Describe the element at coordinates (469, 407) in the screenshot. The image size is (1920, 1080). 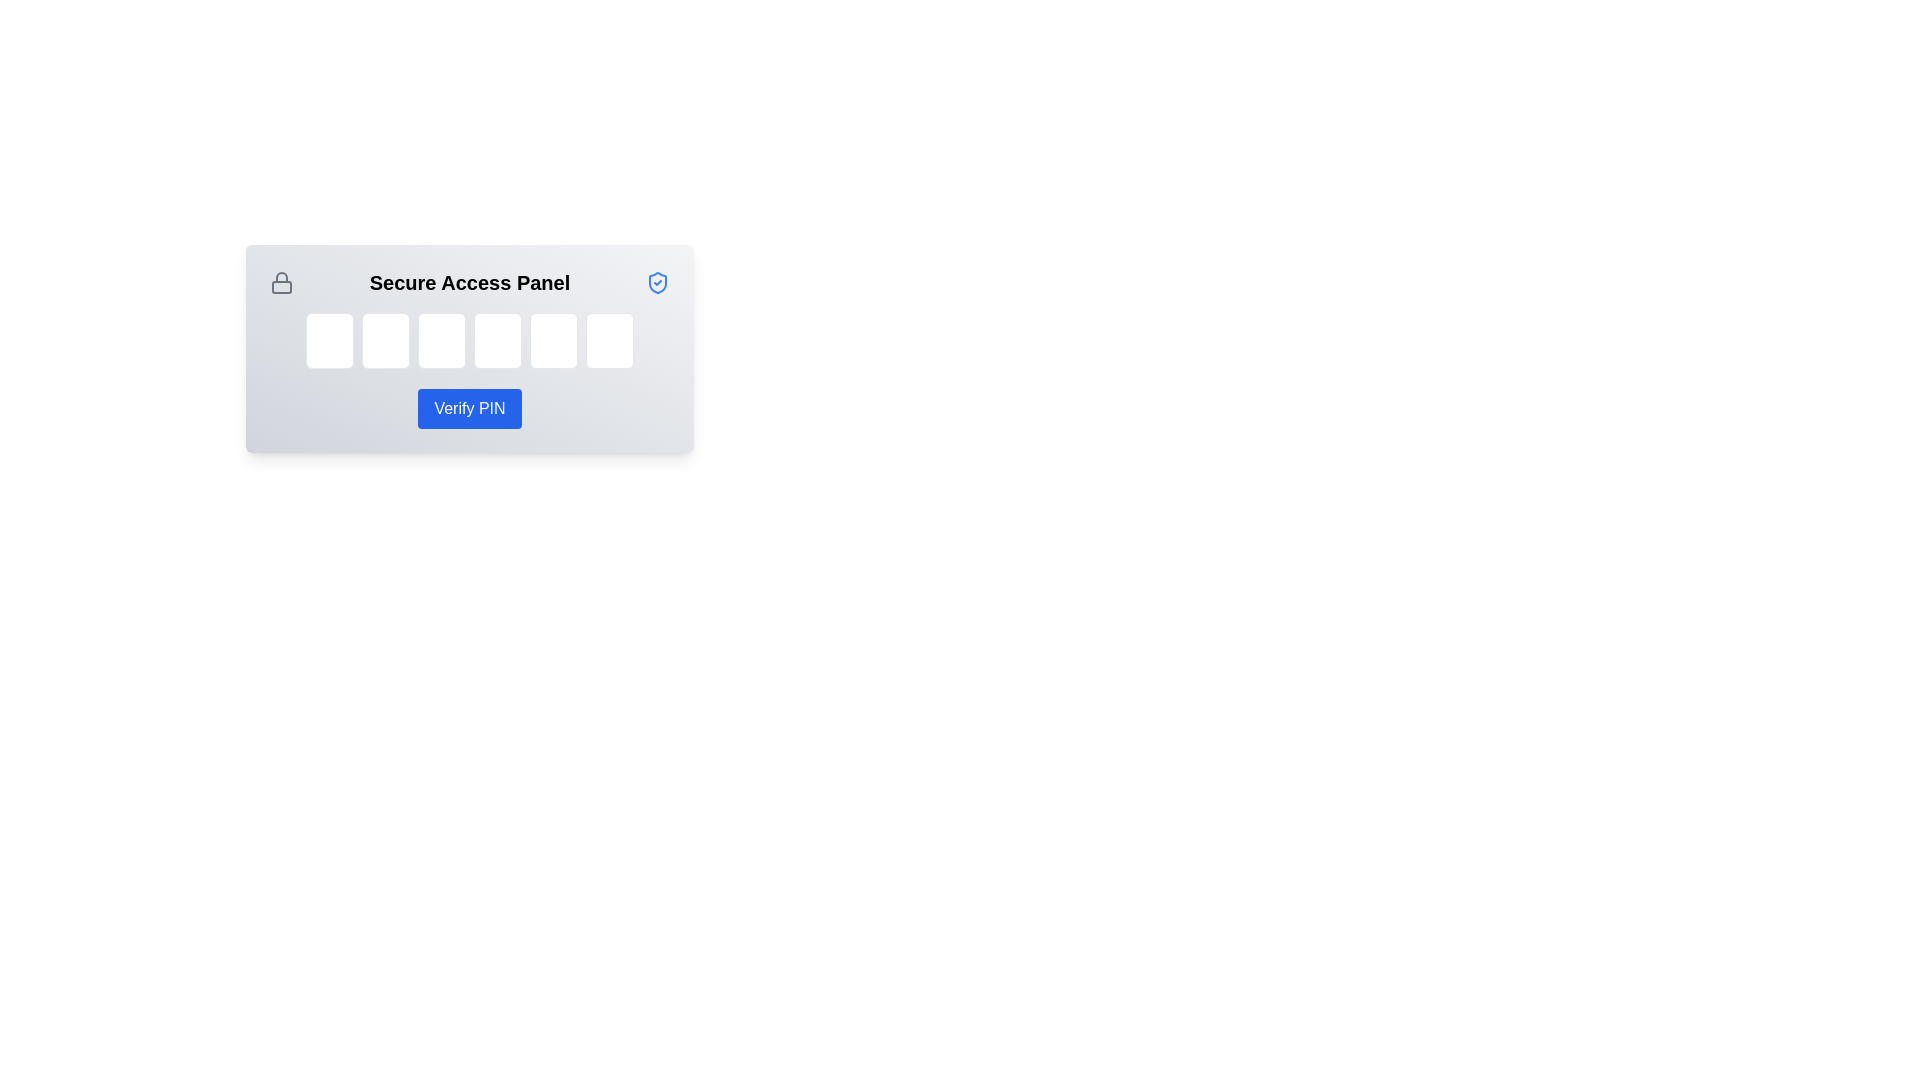
I see `the validation button located at the bottom of the 'Secure Access Panel'` at that location.